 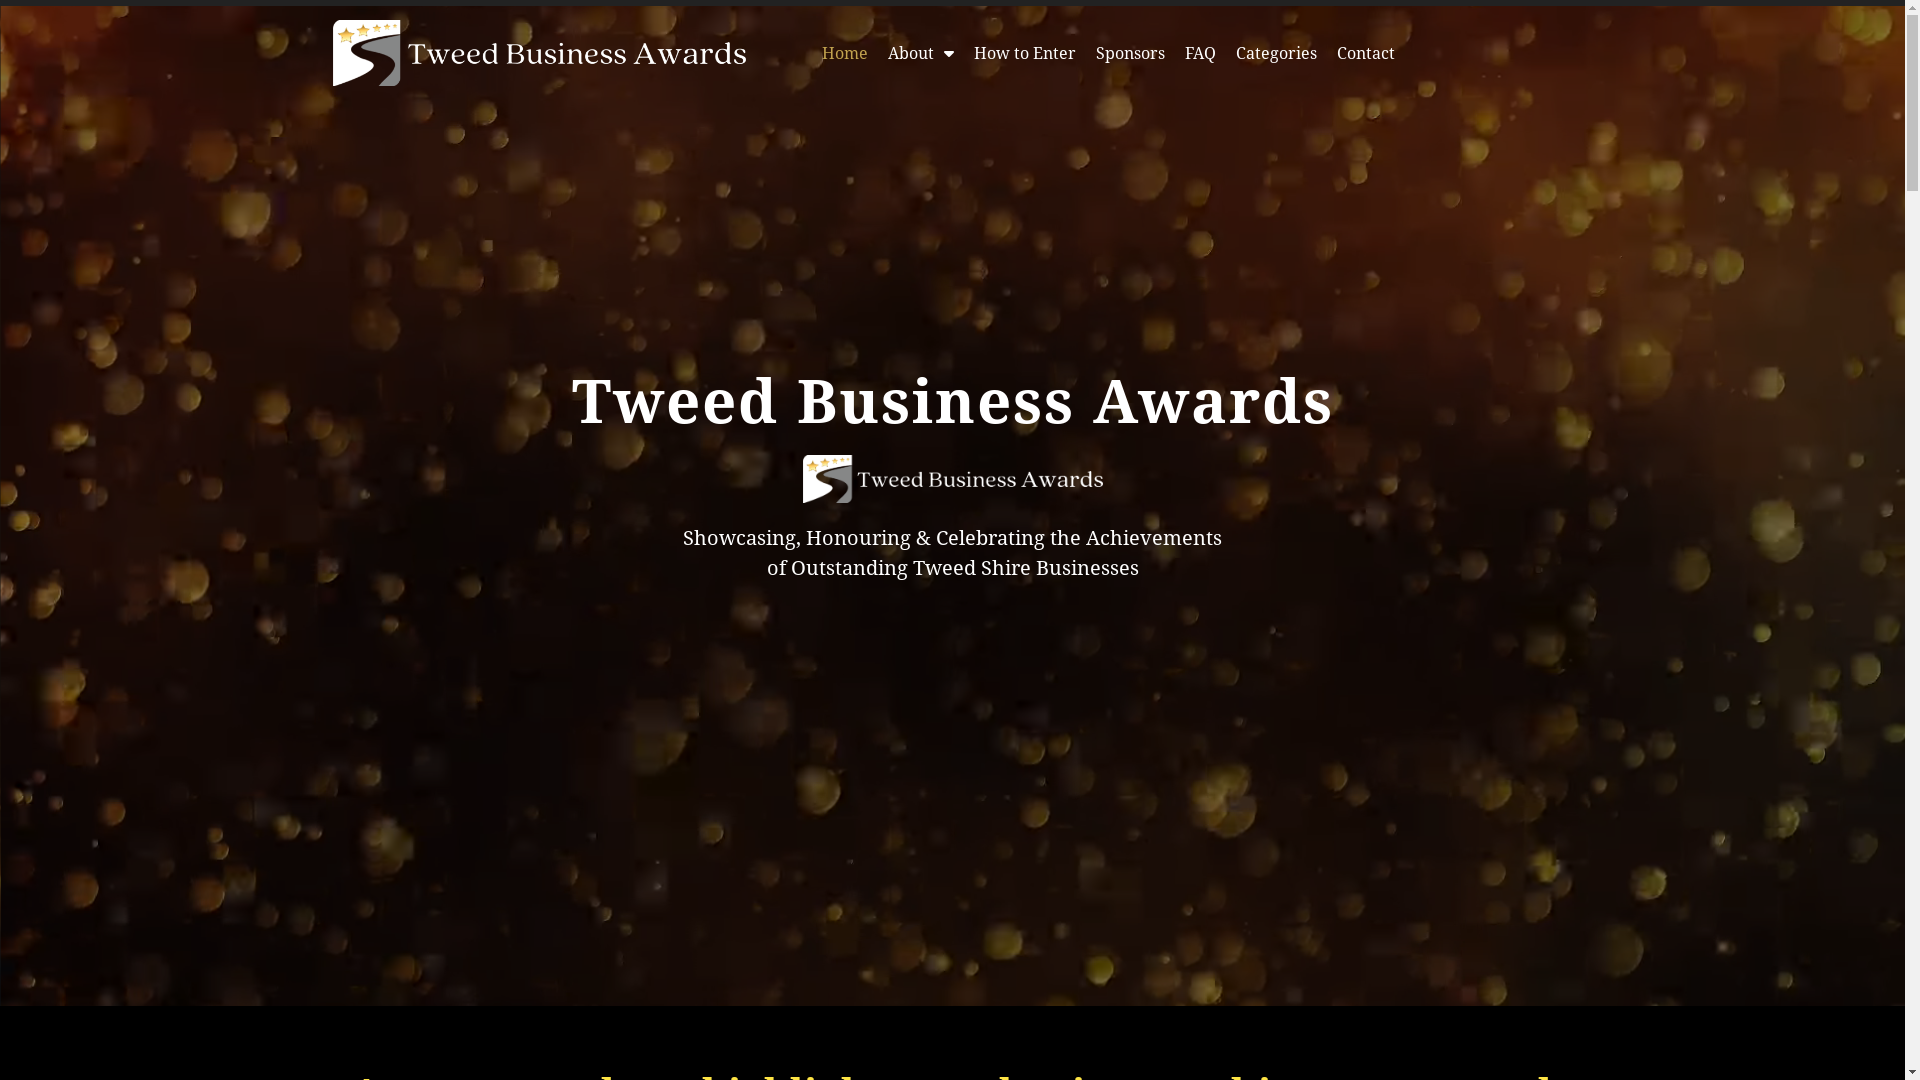 What do you see at coordinates (1200, 52) in the screenshot?
I see `'FAQ'` at bounding box center [1200, 52].